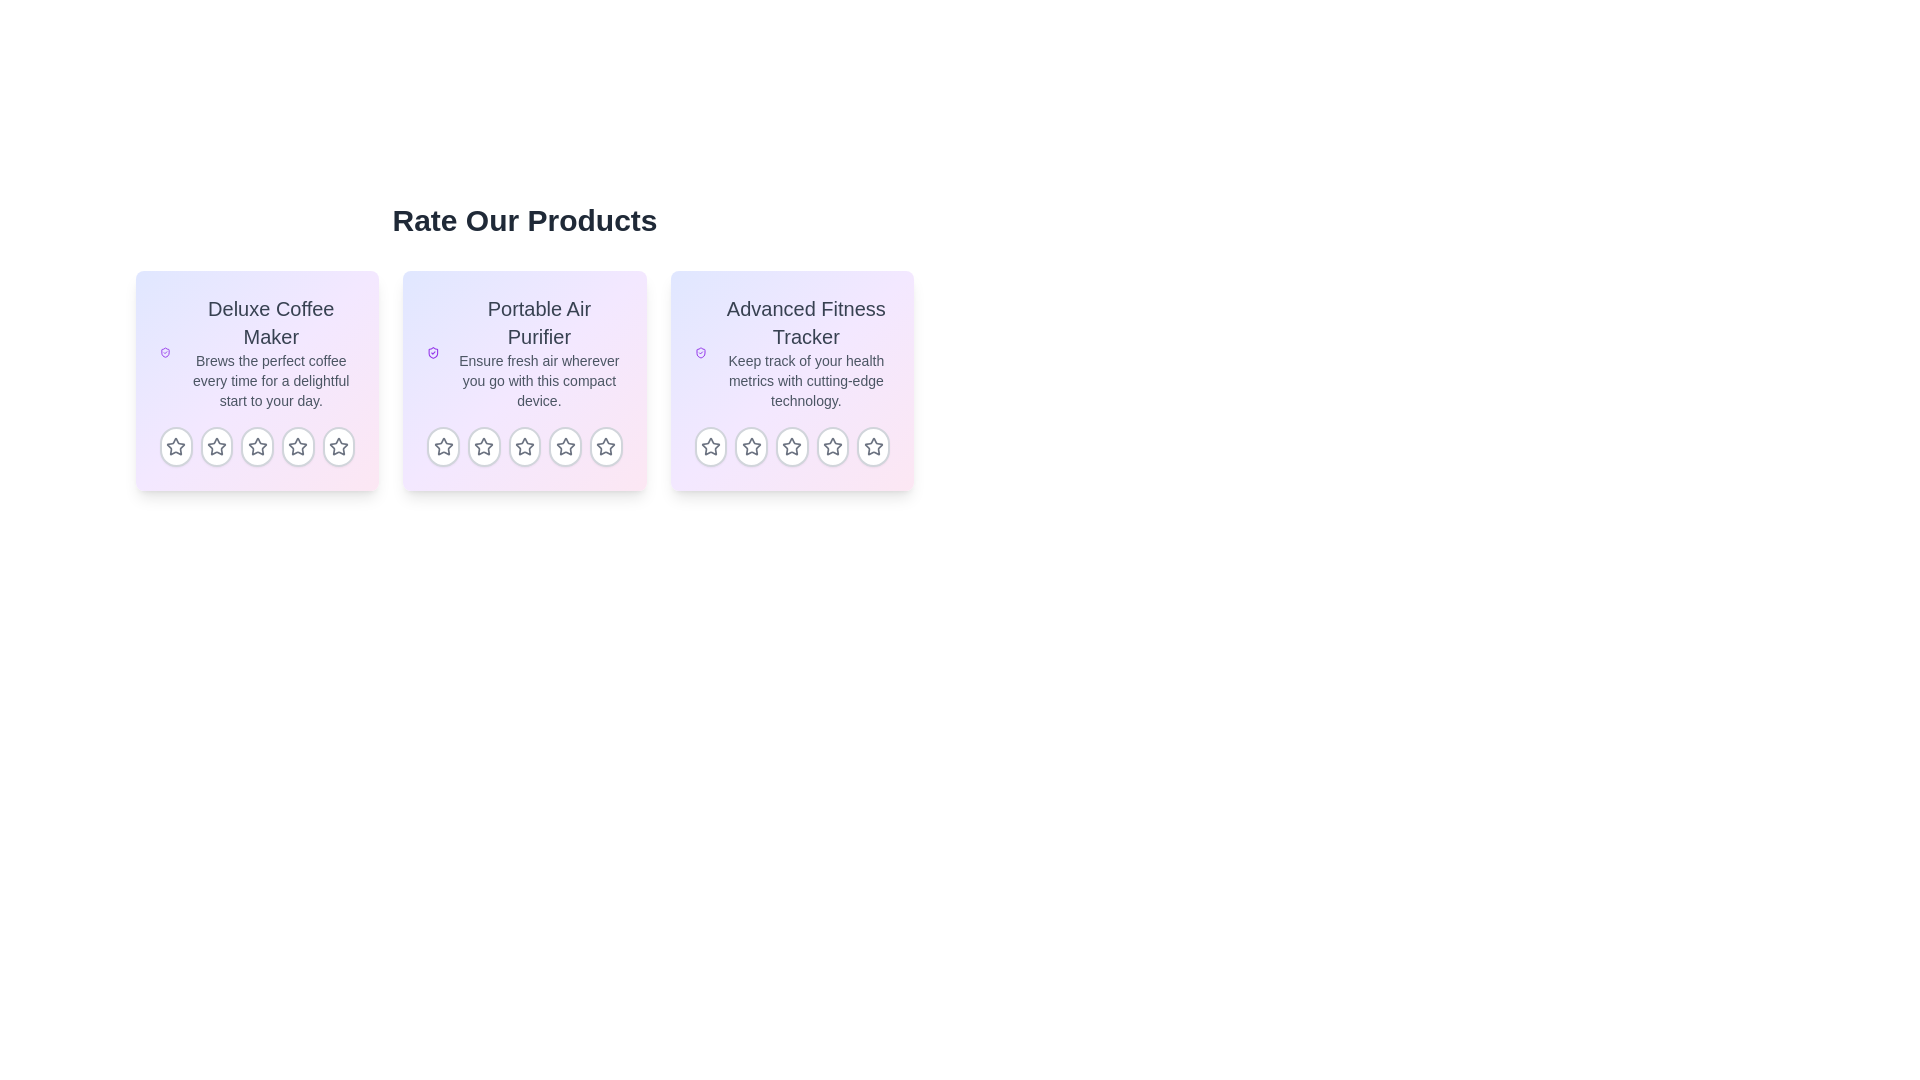 This screenshot has width=1920, height=1080. What do you see at coordinates (700, 352) in the screenshot?
I see `the purple-colored shield icon with a checkmark located in the top-left corner of the 'Advanced Fitness Tracker' card` at bounding box center [700, 352].